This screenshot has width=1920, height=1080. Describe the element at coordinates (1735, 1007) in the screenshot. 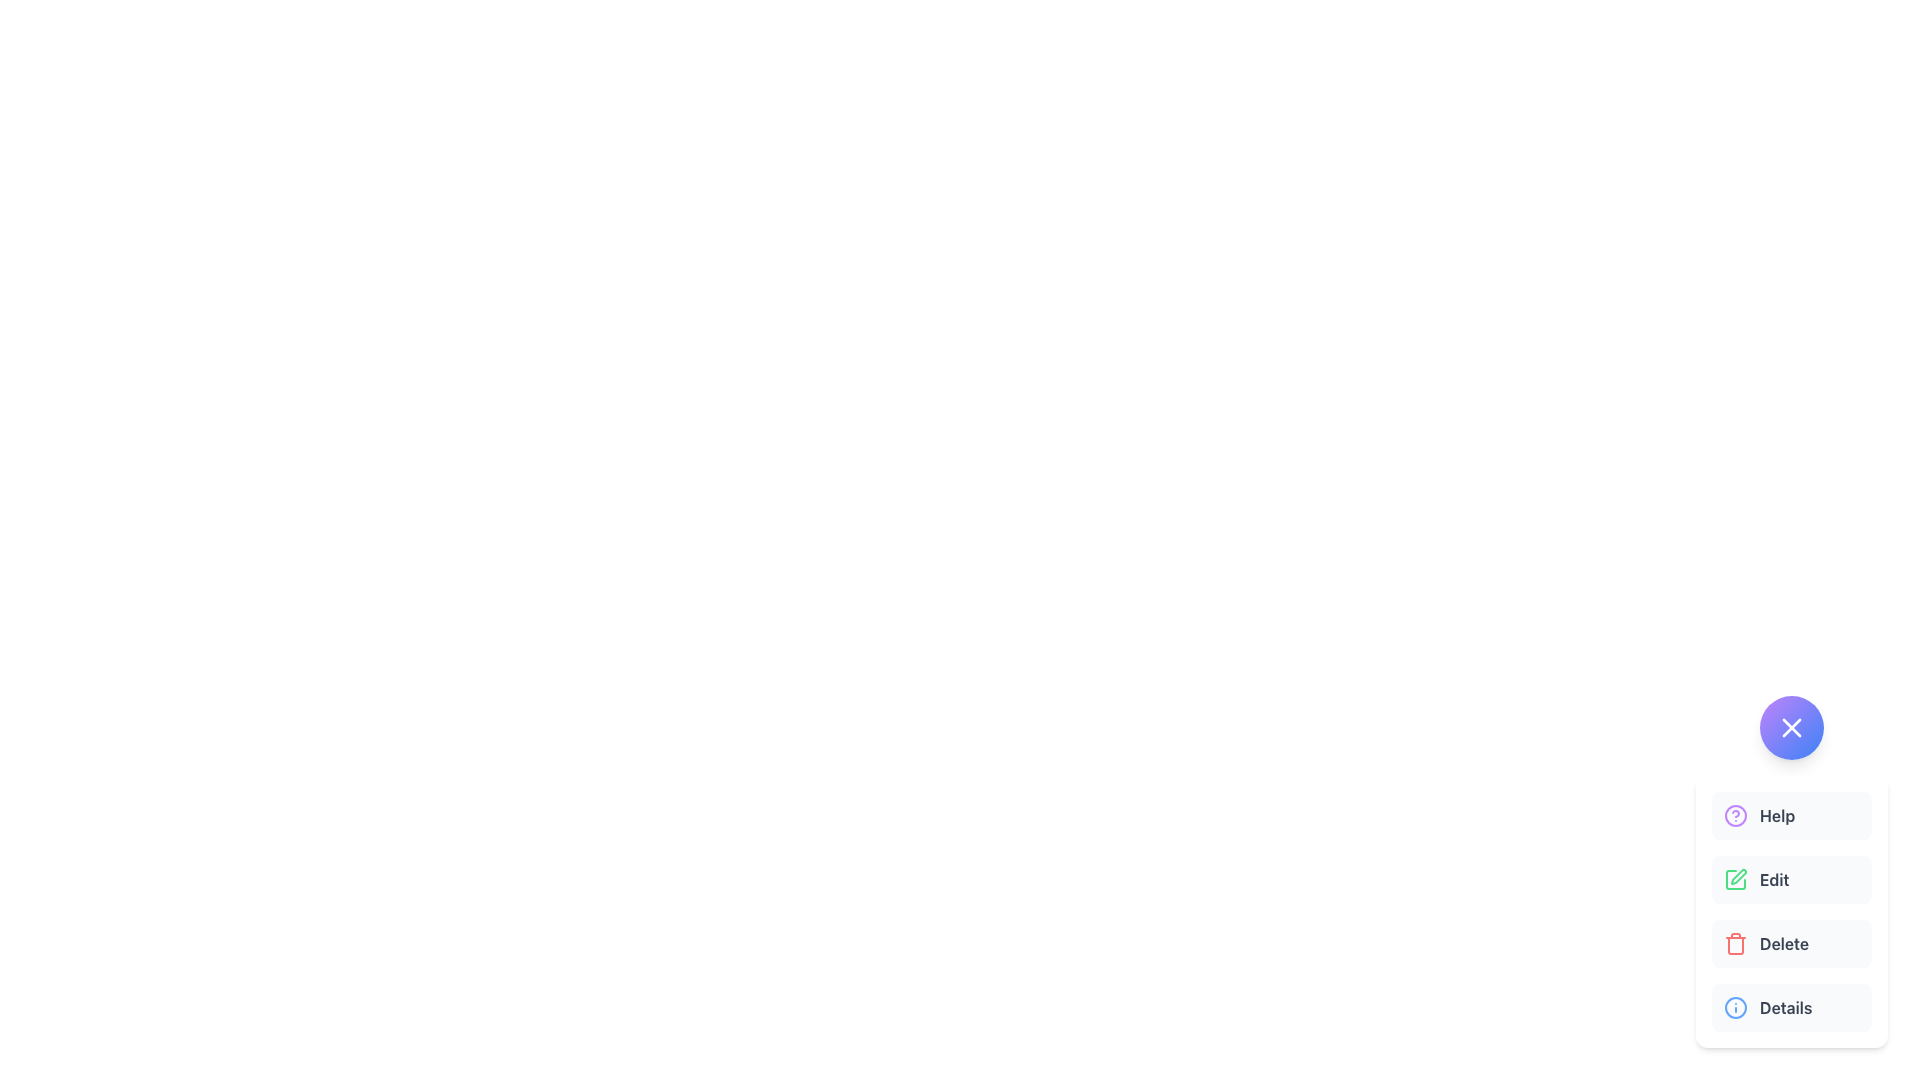

I see `the circular information icon with a blue outline and a white inner background, located to the left of the 'Details' text in the last item of the vertically-stacked menu` at that location.